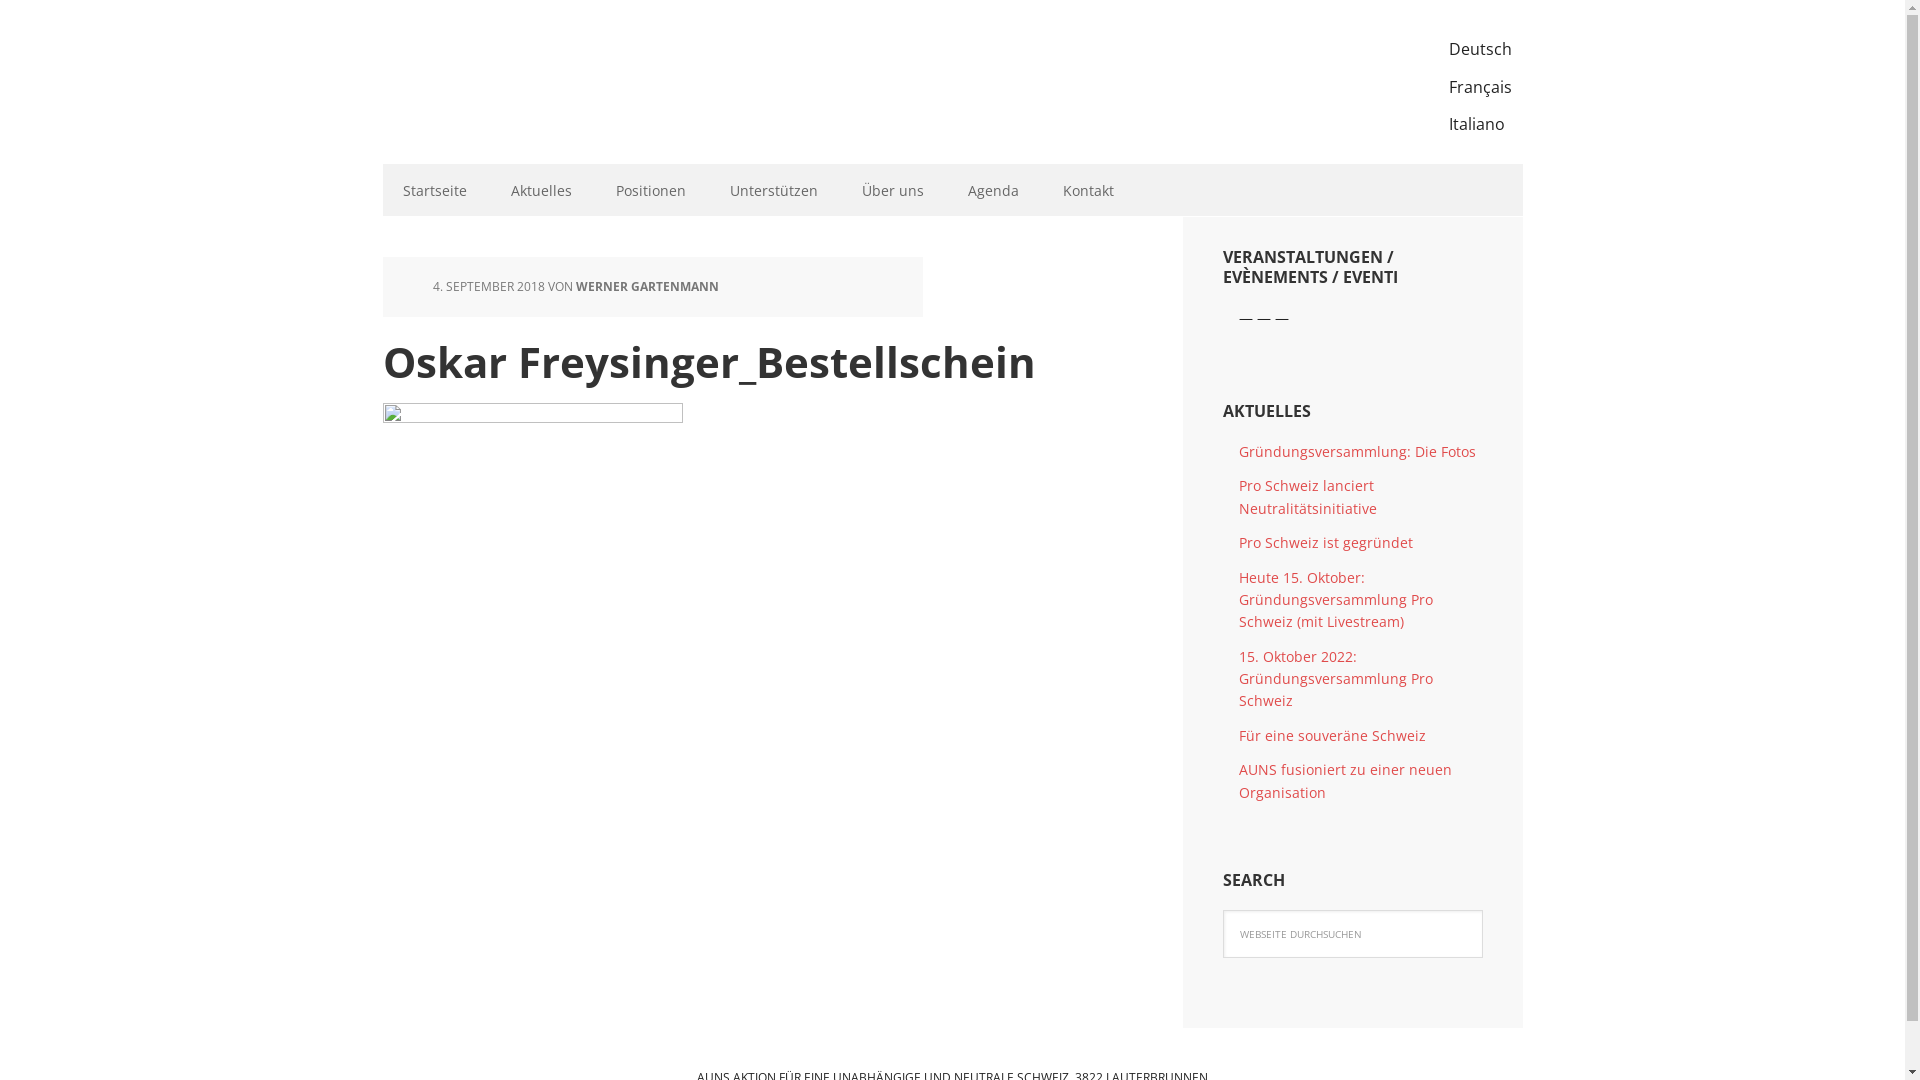 The width and height of the screenshot is (1920, 1080). I want to click on 'WERNER GARTENMANN', so click(647, 286).